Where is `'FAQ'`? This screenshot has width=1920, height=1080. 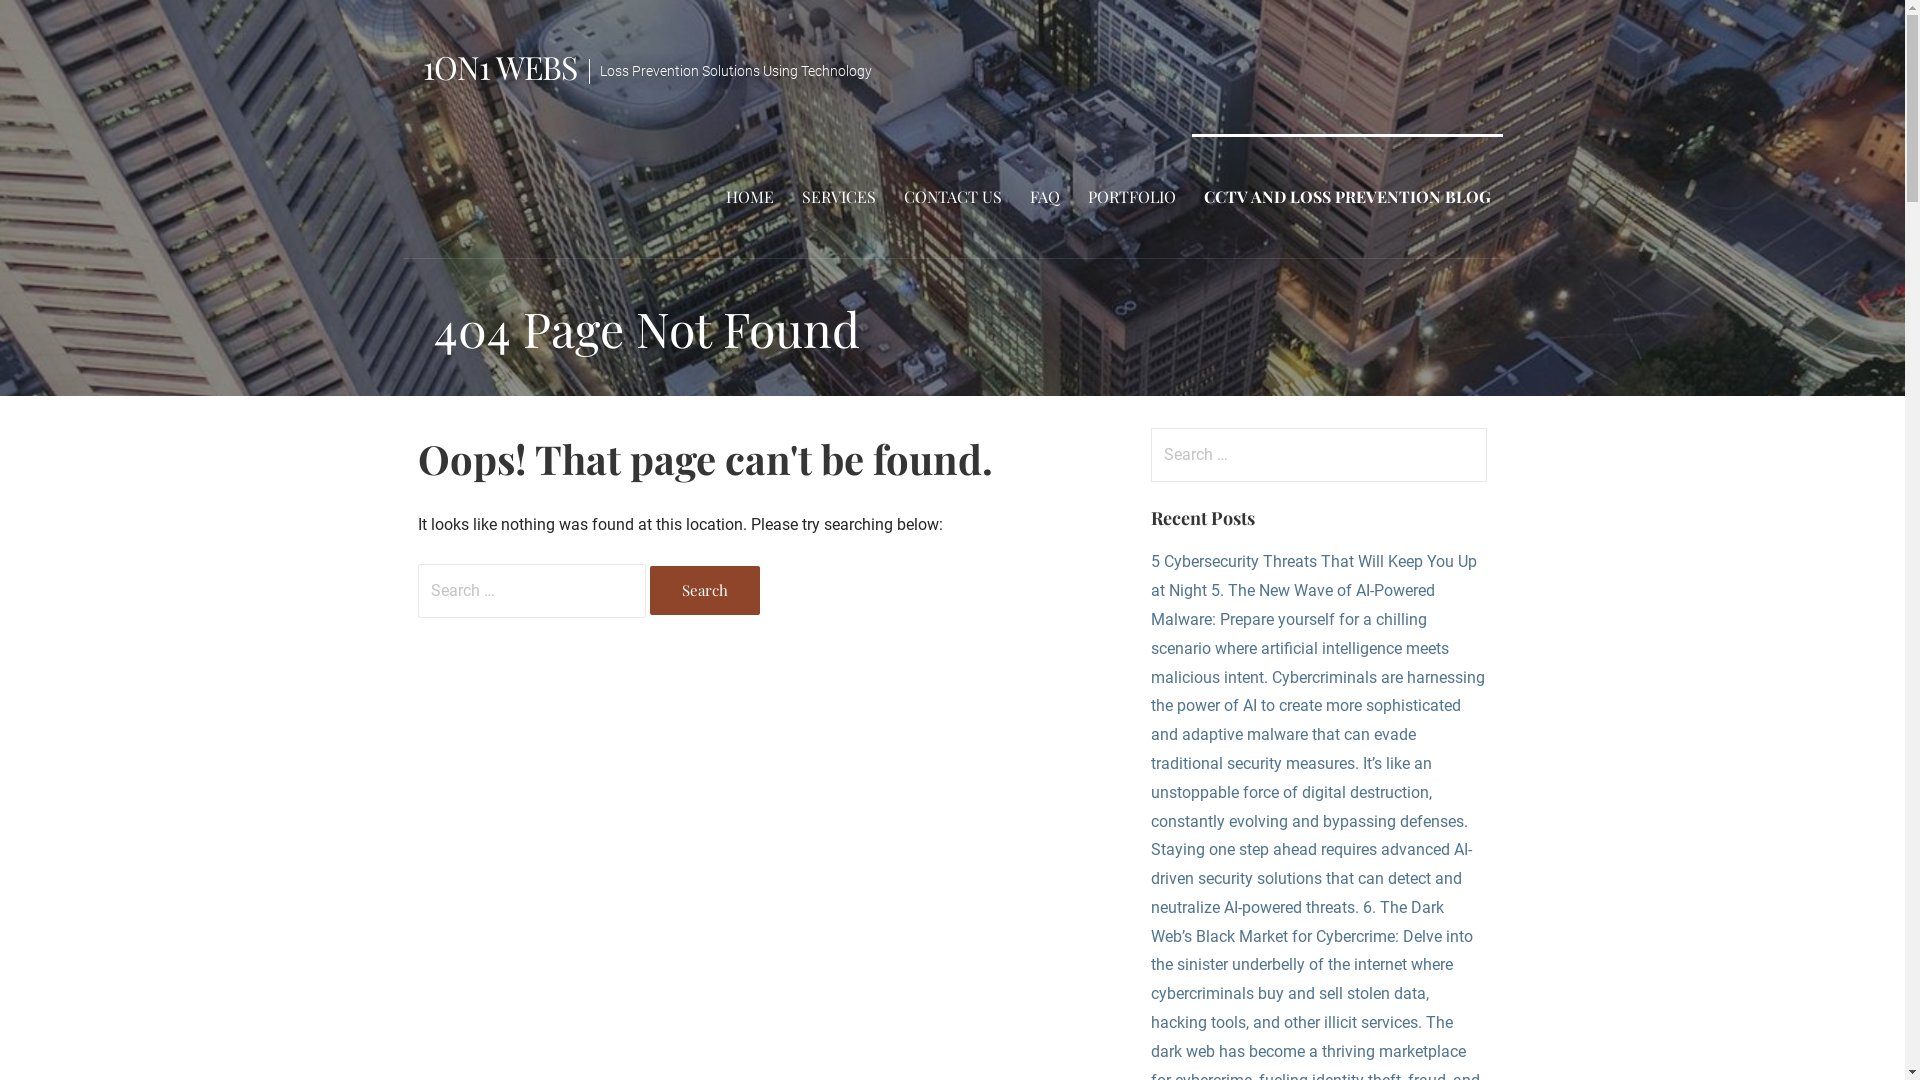 'FAQ' is located at coordinates (1044, 196).